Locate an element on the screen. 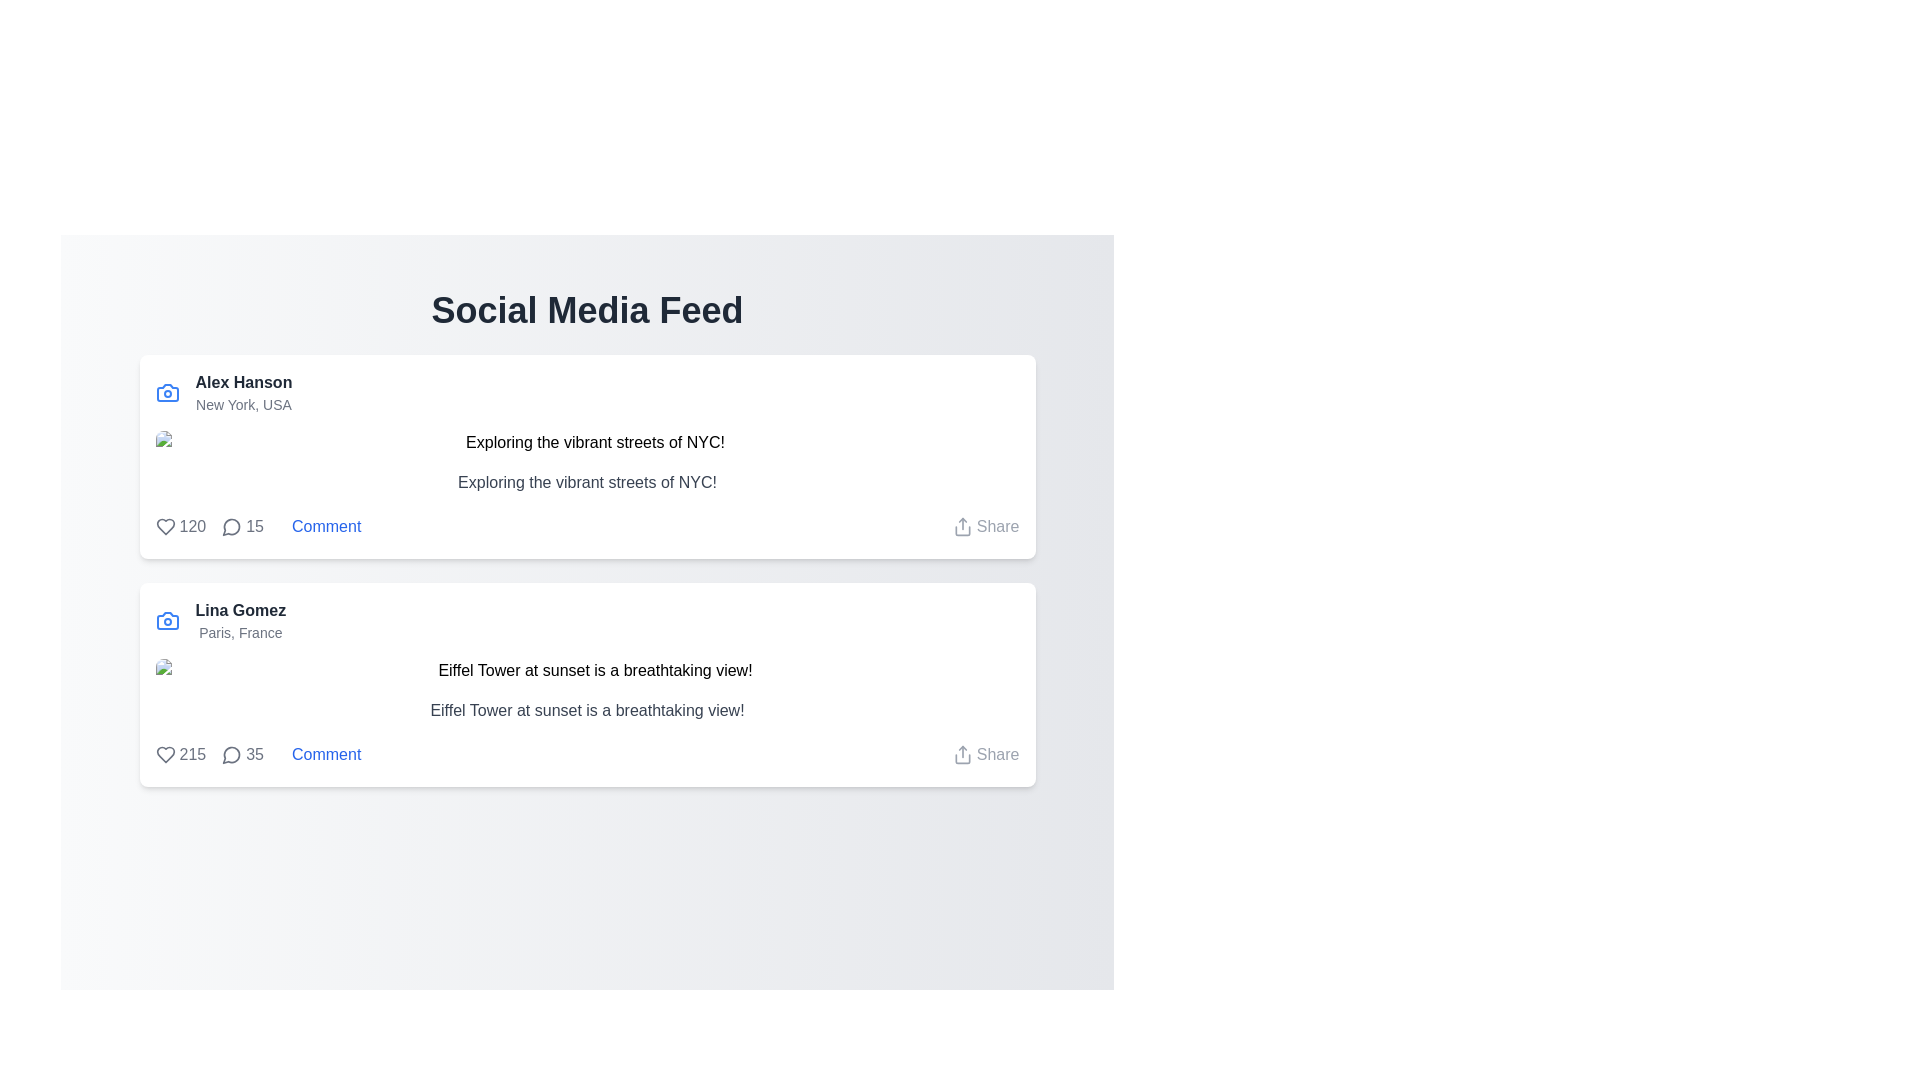  the static text display showing the number '120', which is styled in a default font and located immediately to the right of the heart icon in the first post section under user 'Alex Hanson' is located at coordinates (180, 526).